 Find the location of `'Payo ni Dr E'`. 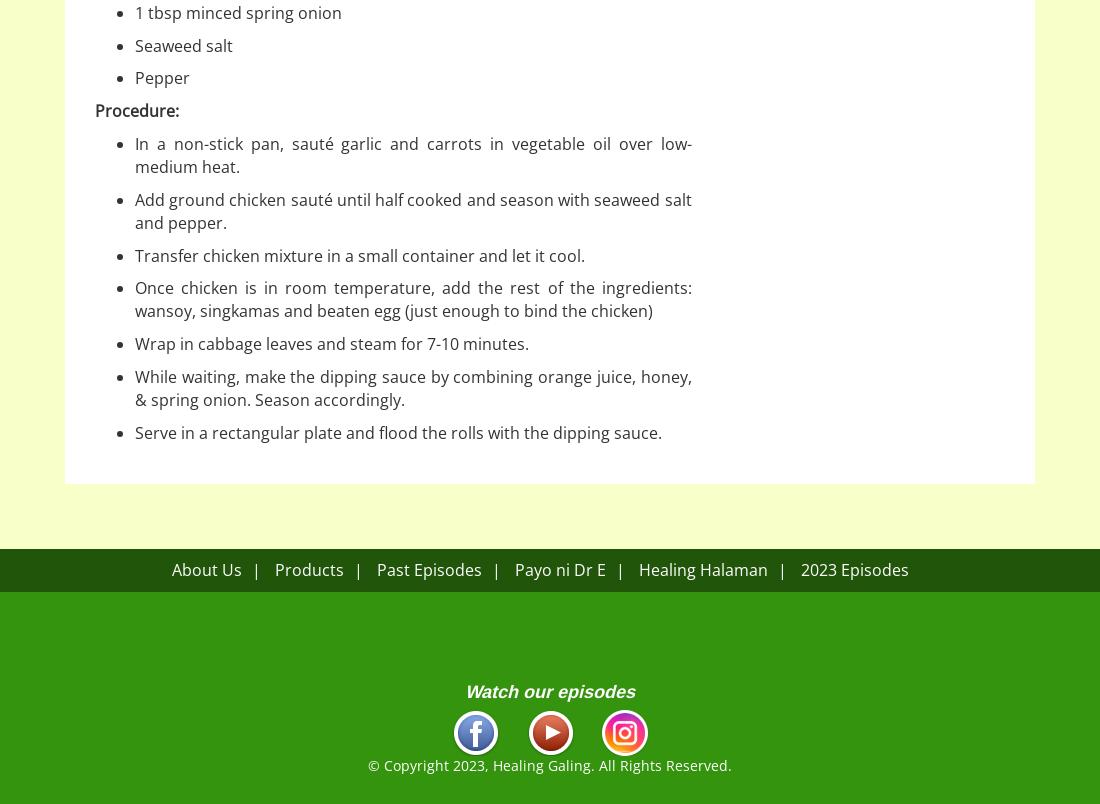

'Payo ni Dr E' is located at coordinates (558, 569).